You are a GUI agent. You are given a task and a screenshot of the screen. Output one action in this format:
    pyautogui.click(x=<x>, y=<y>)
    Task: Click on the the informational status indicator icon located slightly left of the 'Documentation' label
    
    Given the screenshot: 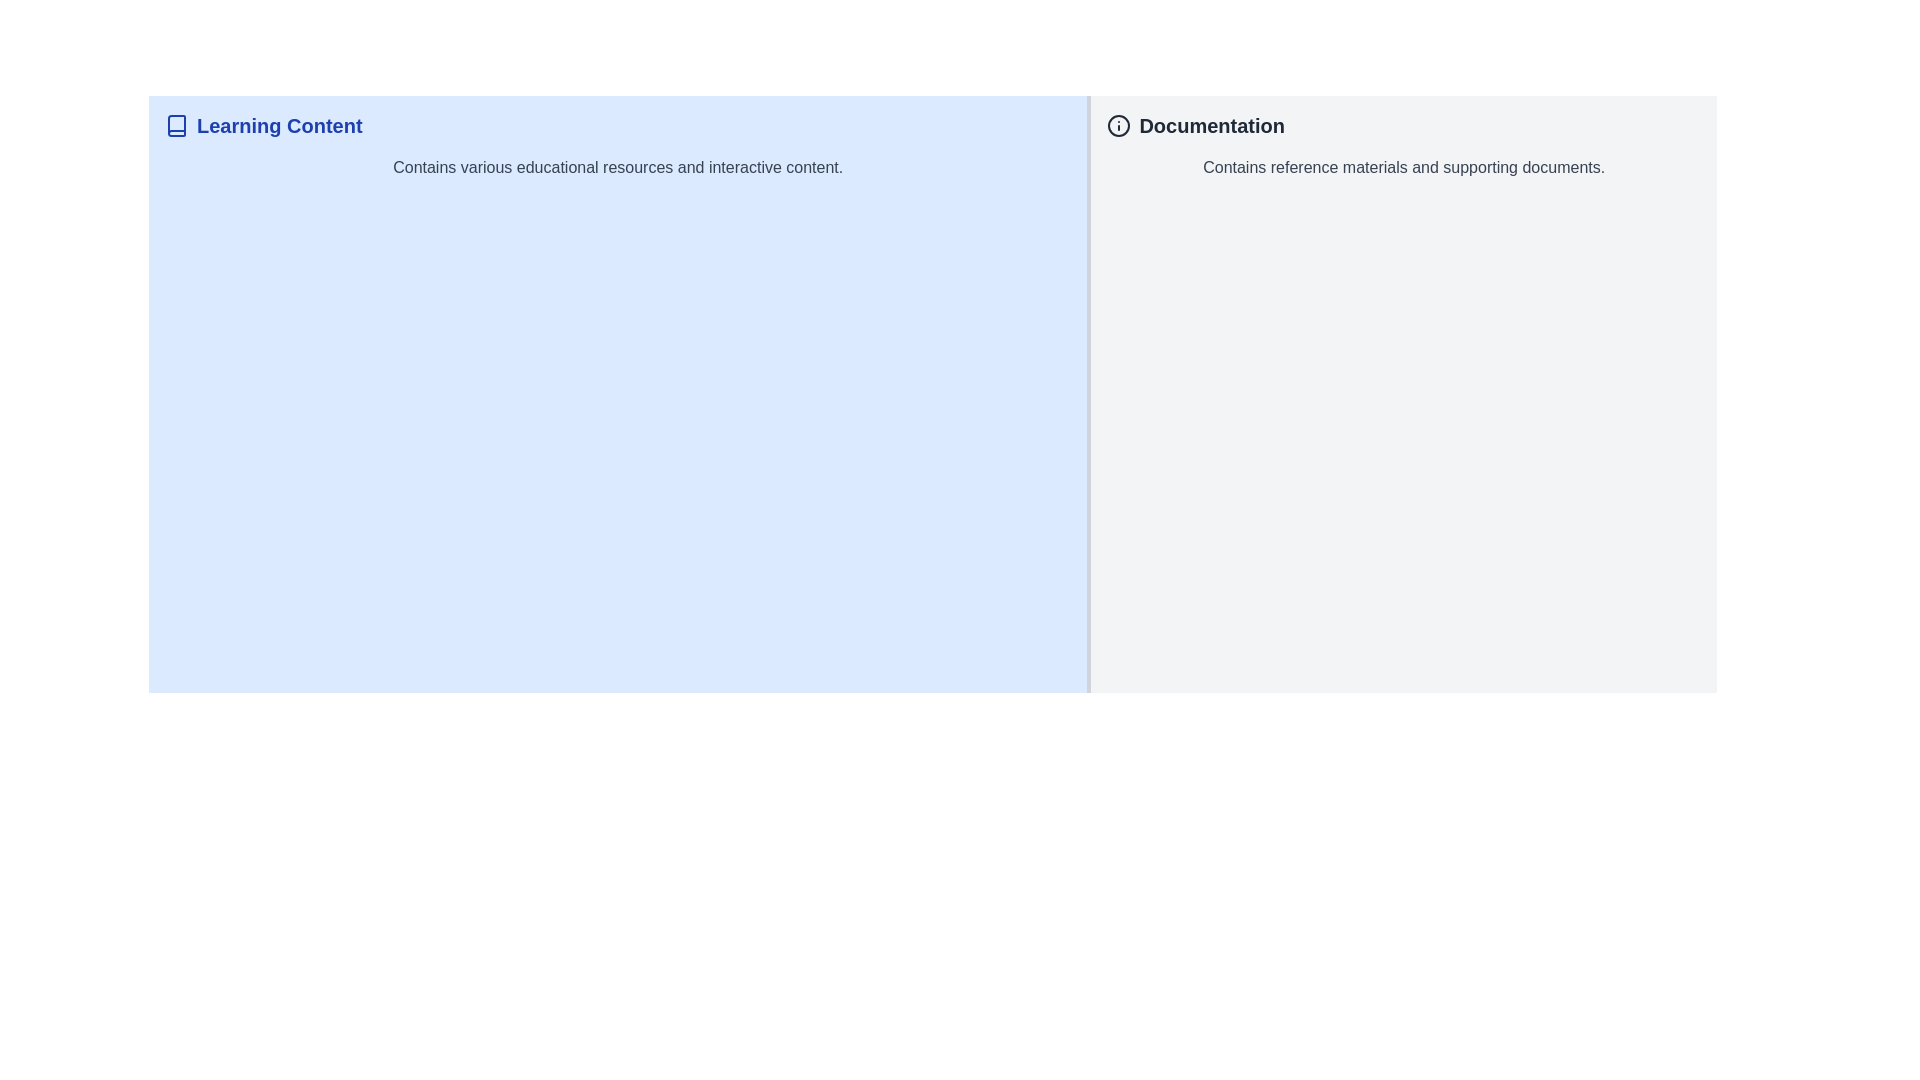 What is the action you would take?
    pyautogui.click(x=1118, y=126)
    